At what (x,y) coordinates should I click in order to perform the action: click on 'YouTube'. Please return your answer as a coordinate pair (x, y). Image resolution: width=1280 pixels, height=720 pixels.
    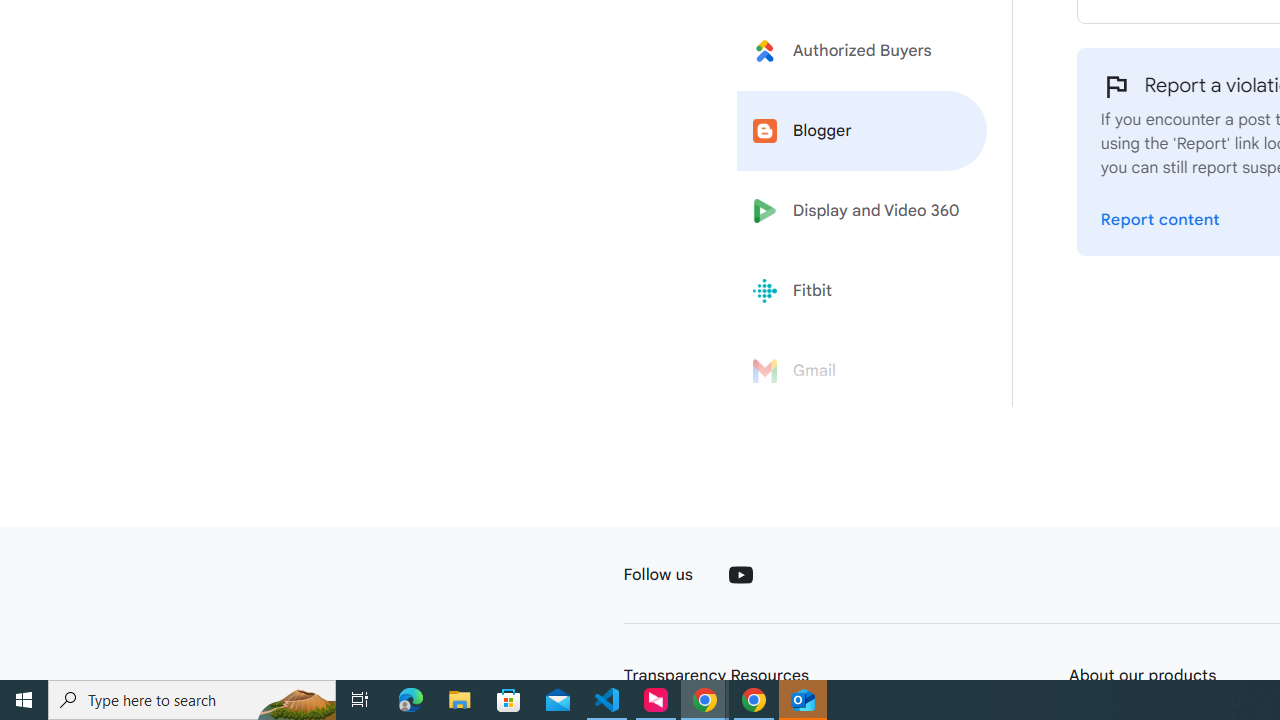
    Looking at the image, I should click on (739, 574).